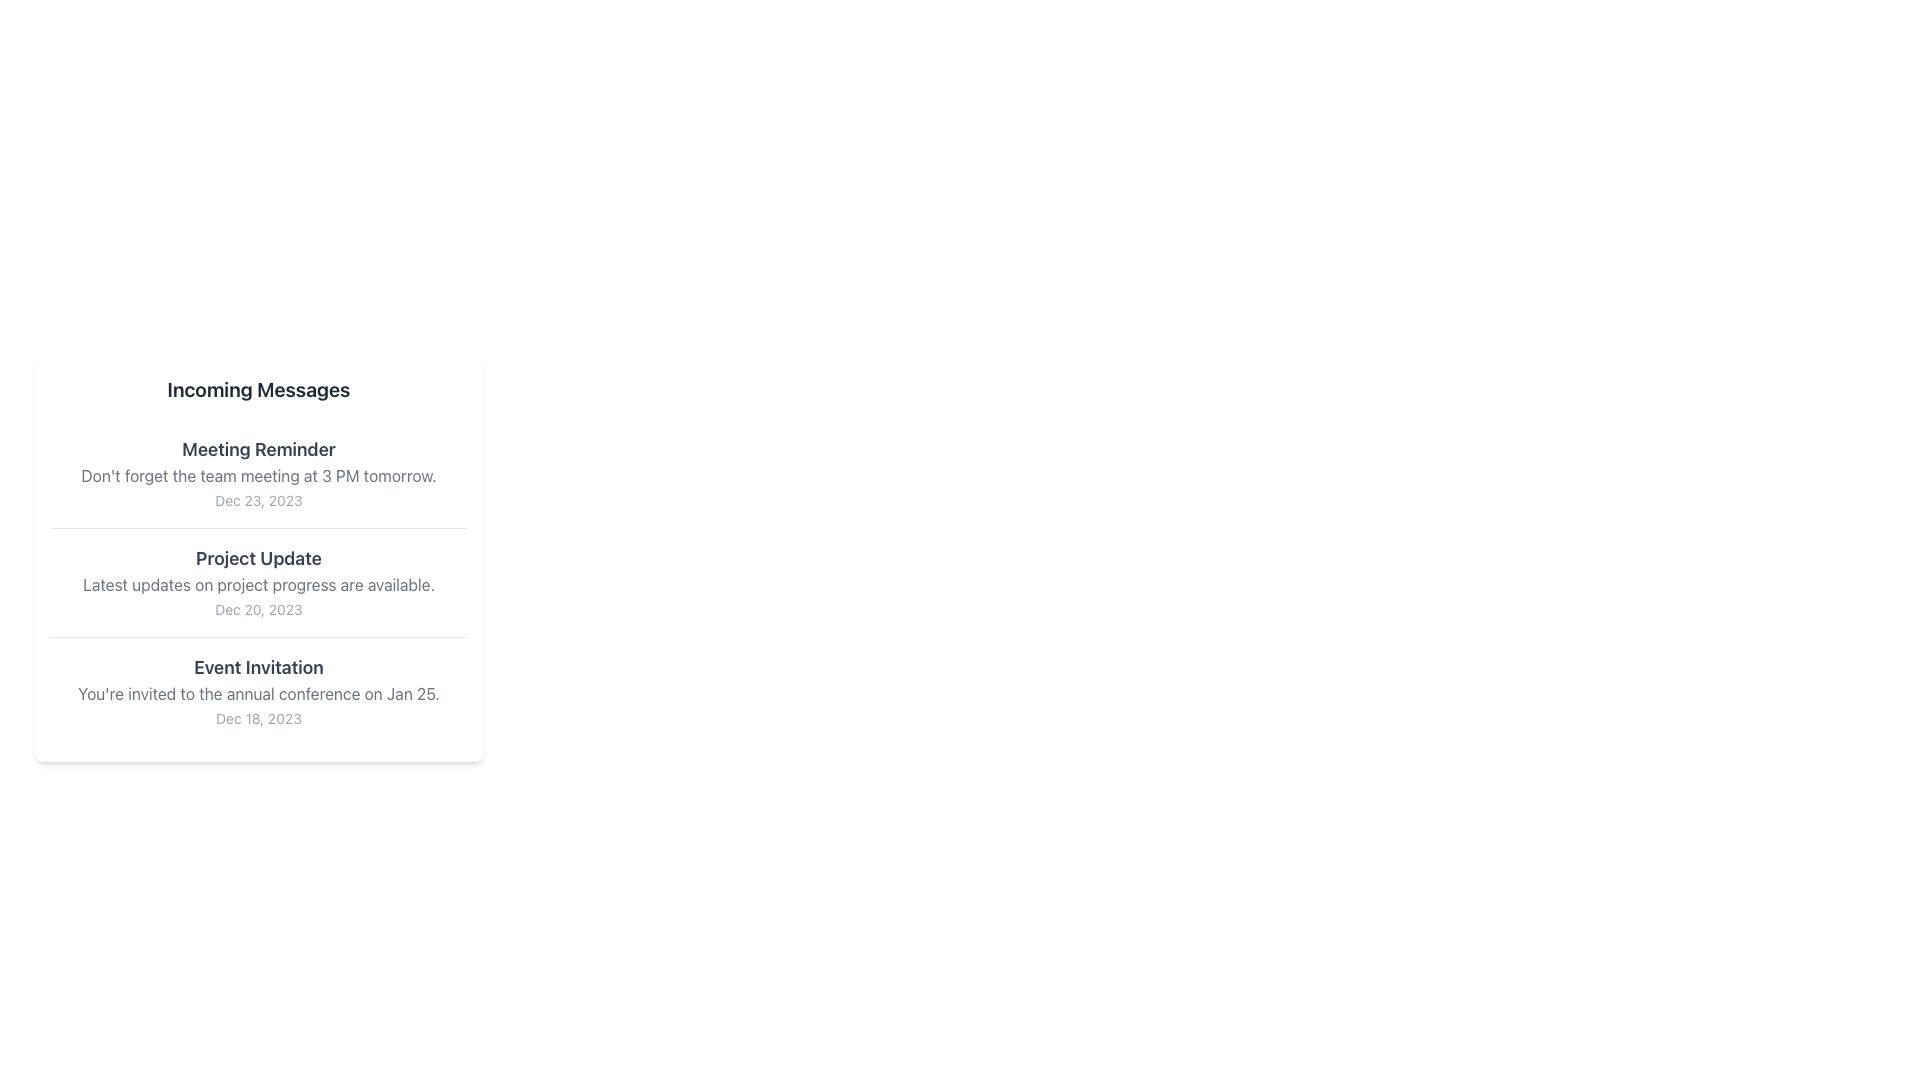 The height and width of the screenshot is (1080, 1920). What do you see at coordinates (258, 582) in the screenshot?
I see `the second text block in the 'Incoming Messages' panel, which provides project updates and is located between 'Meeting Reminder' and 'Event Invitation'` at bounding box center [258, 582].